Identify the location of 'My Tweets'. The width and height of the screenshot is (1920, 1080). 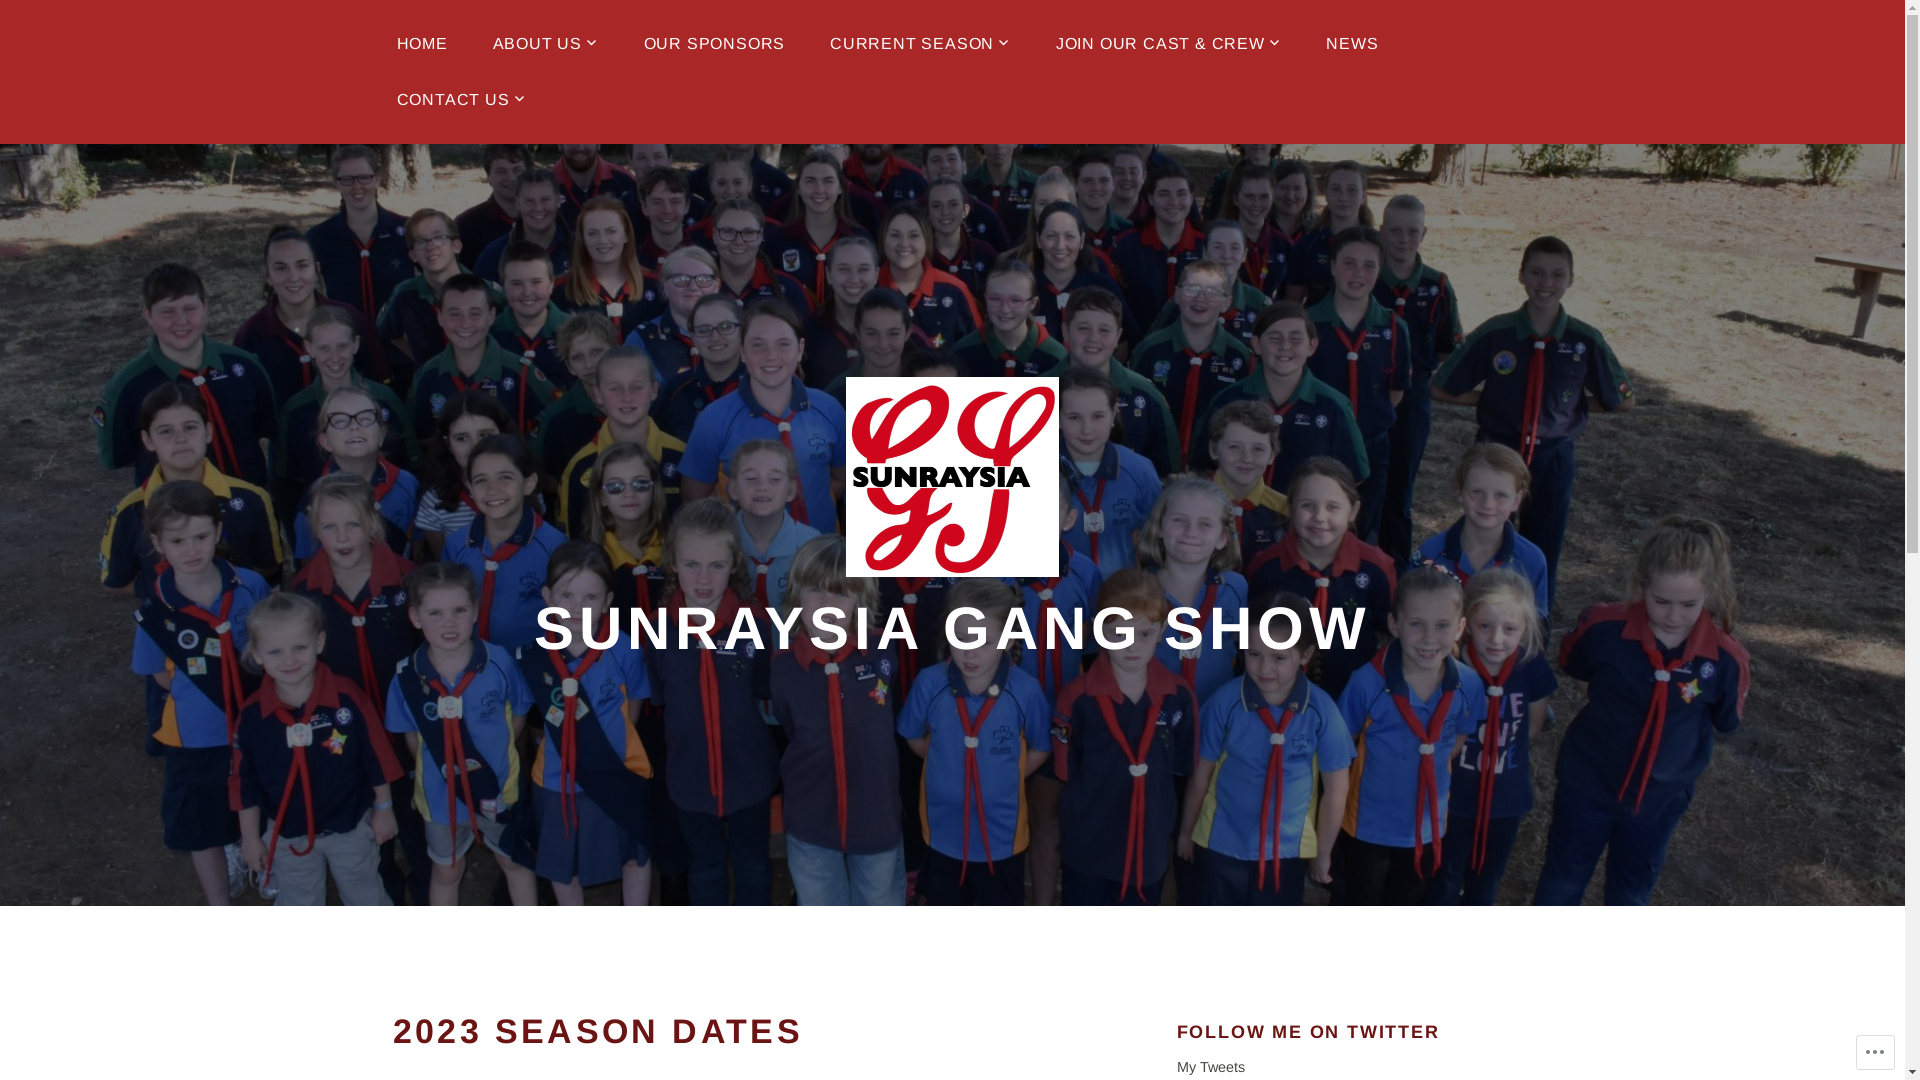
(1176, 1067).